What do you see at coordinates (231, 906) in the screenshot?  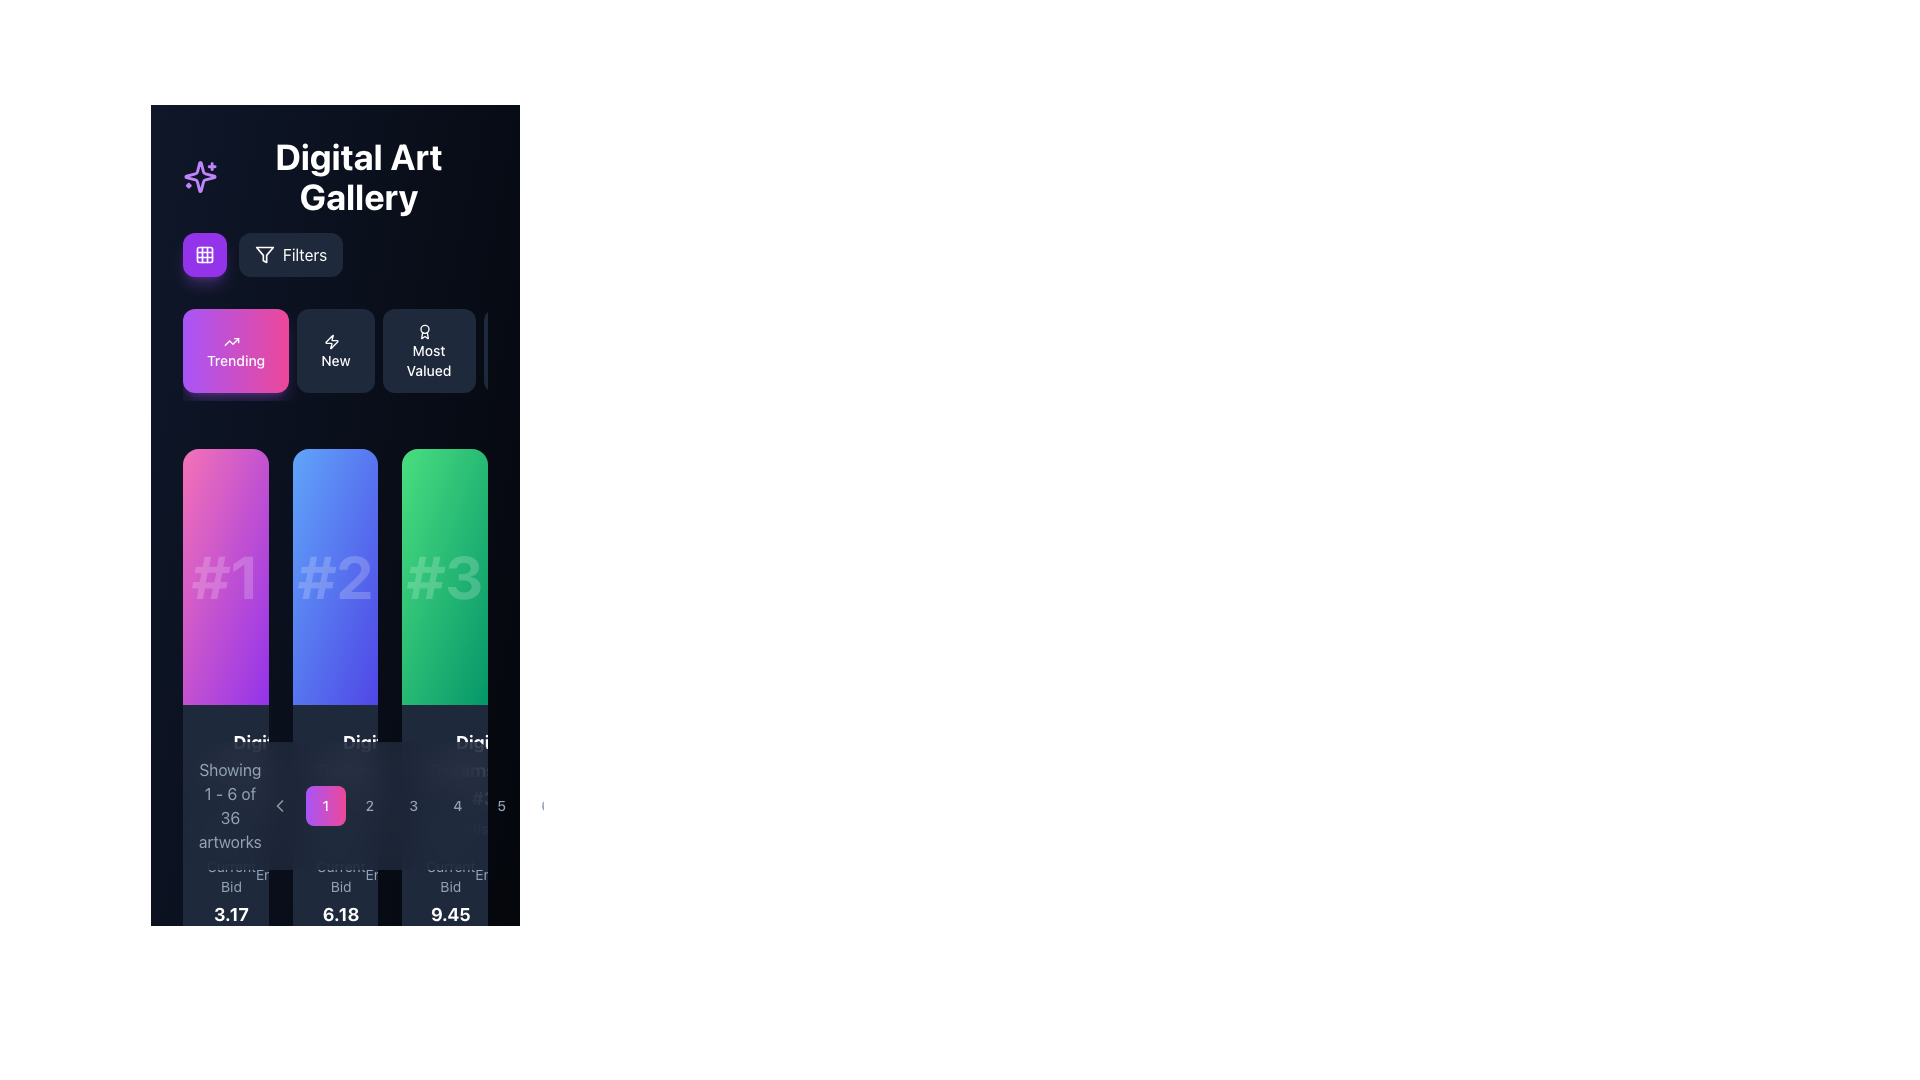 I see `the 'Current Bid' Text Label displaying '3.17 ETH', which is the leftmost item in a horizontal line of bid value elements located below the first column of artwork previews` at bounding box center [231, 906].